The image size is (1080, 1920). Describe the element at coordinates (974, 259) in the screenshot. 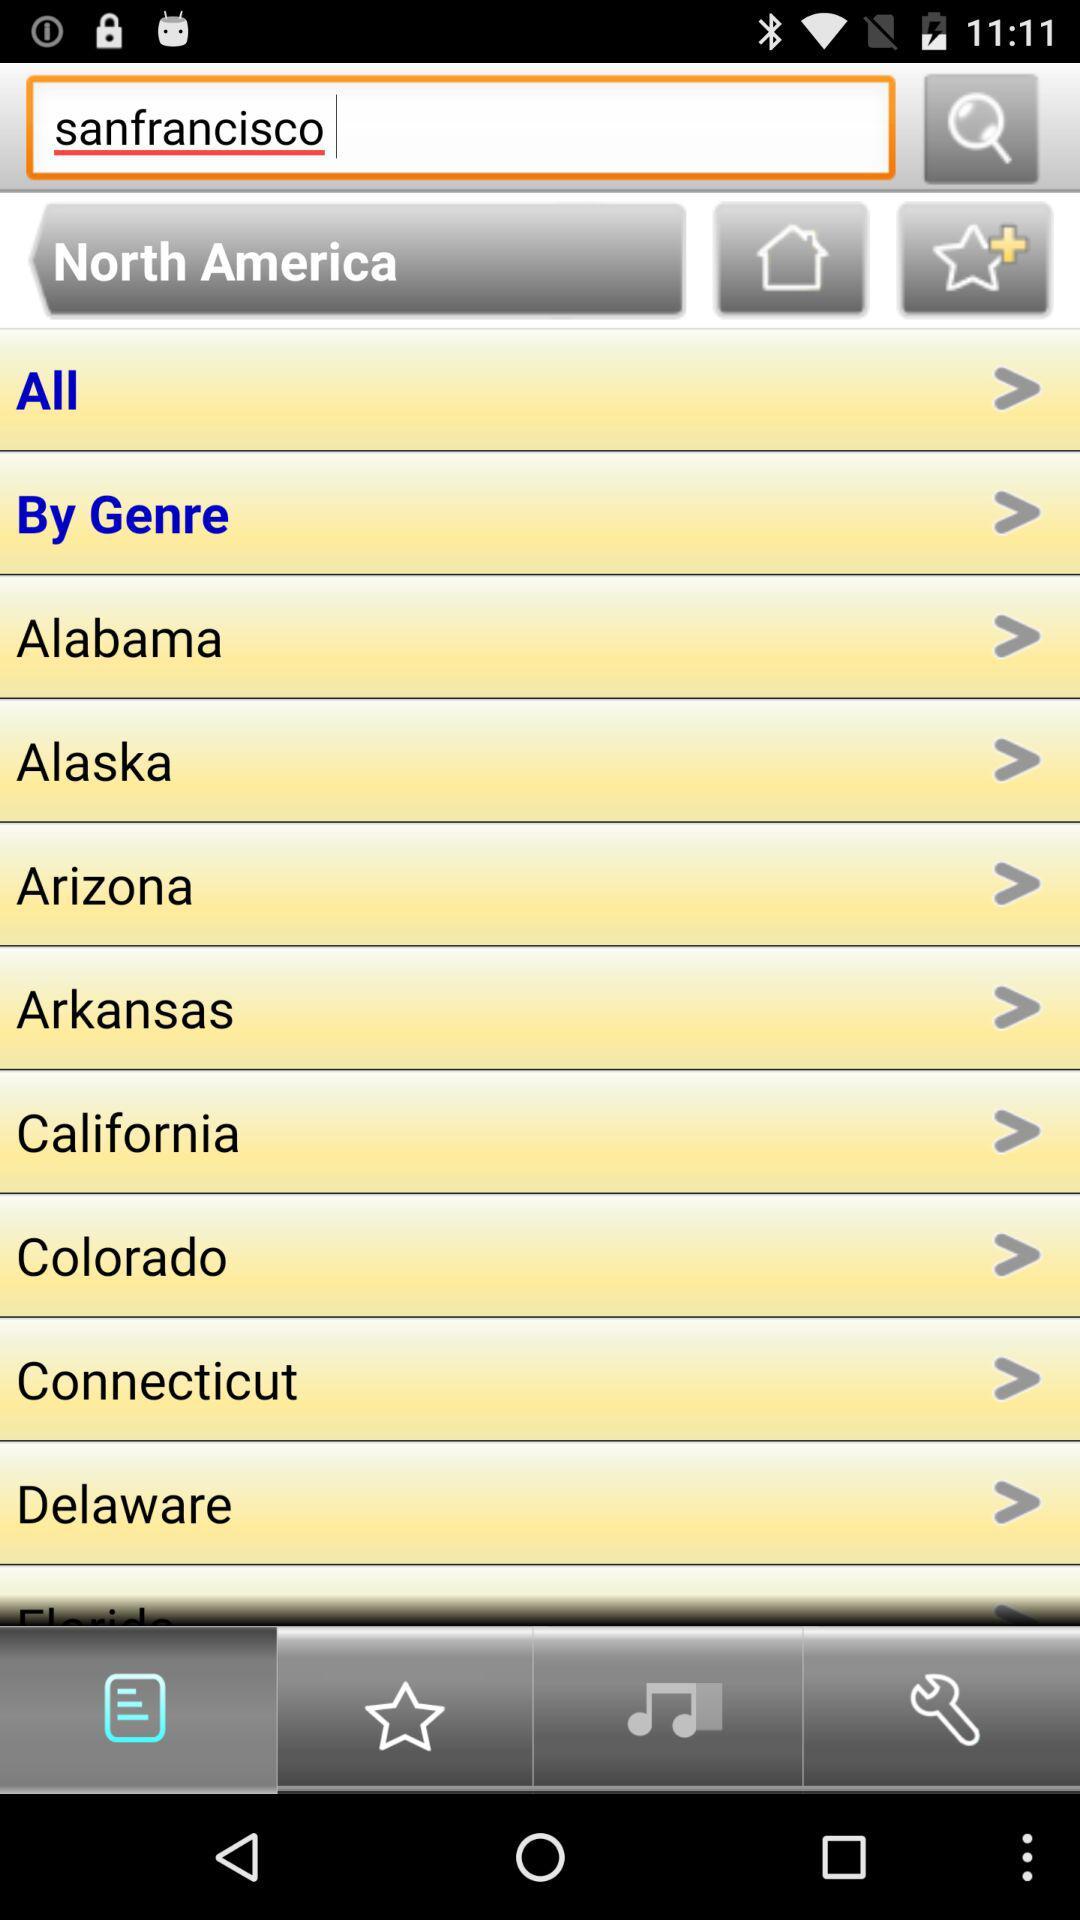

I see `mark as favorite` at that location.